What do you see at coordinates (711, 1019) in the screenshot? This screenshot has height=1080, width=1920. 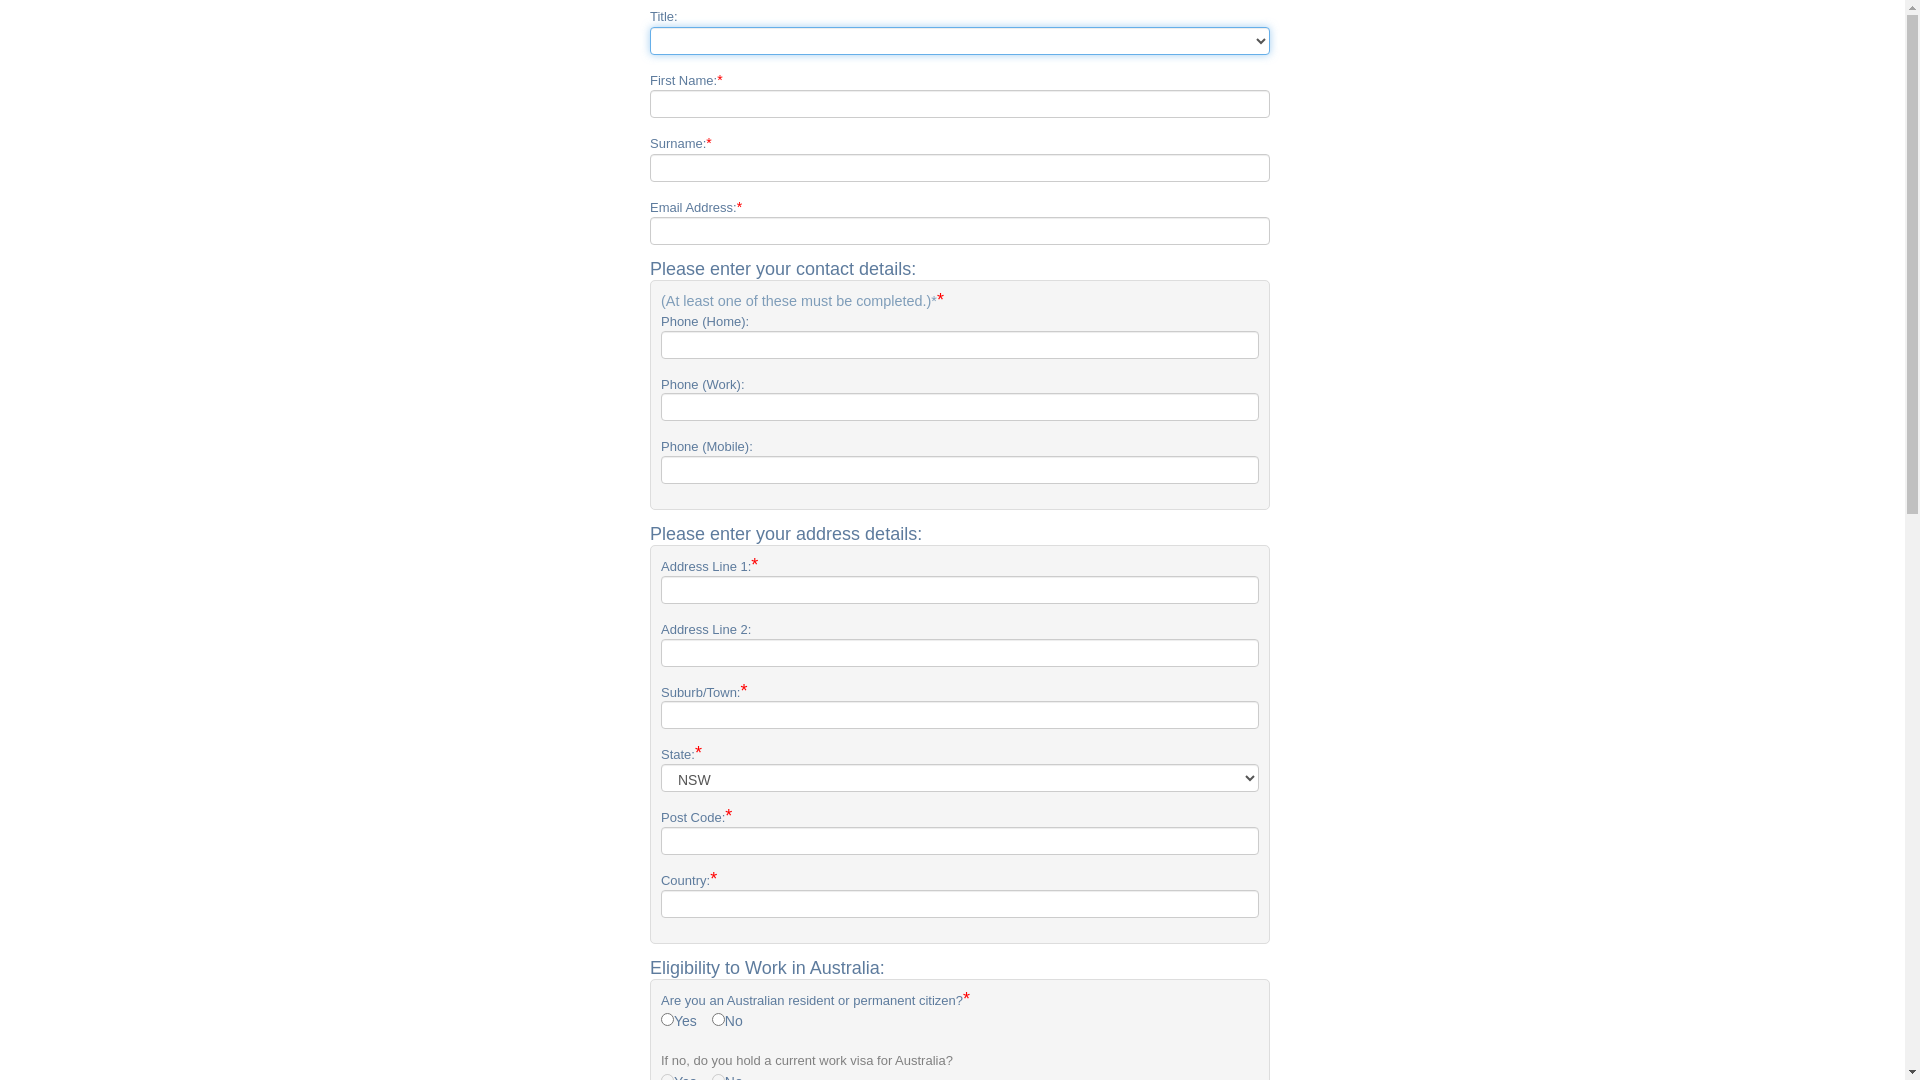 I see `'0'` at bounding box center [711, 1019].